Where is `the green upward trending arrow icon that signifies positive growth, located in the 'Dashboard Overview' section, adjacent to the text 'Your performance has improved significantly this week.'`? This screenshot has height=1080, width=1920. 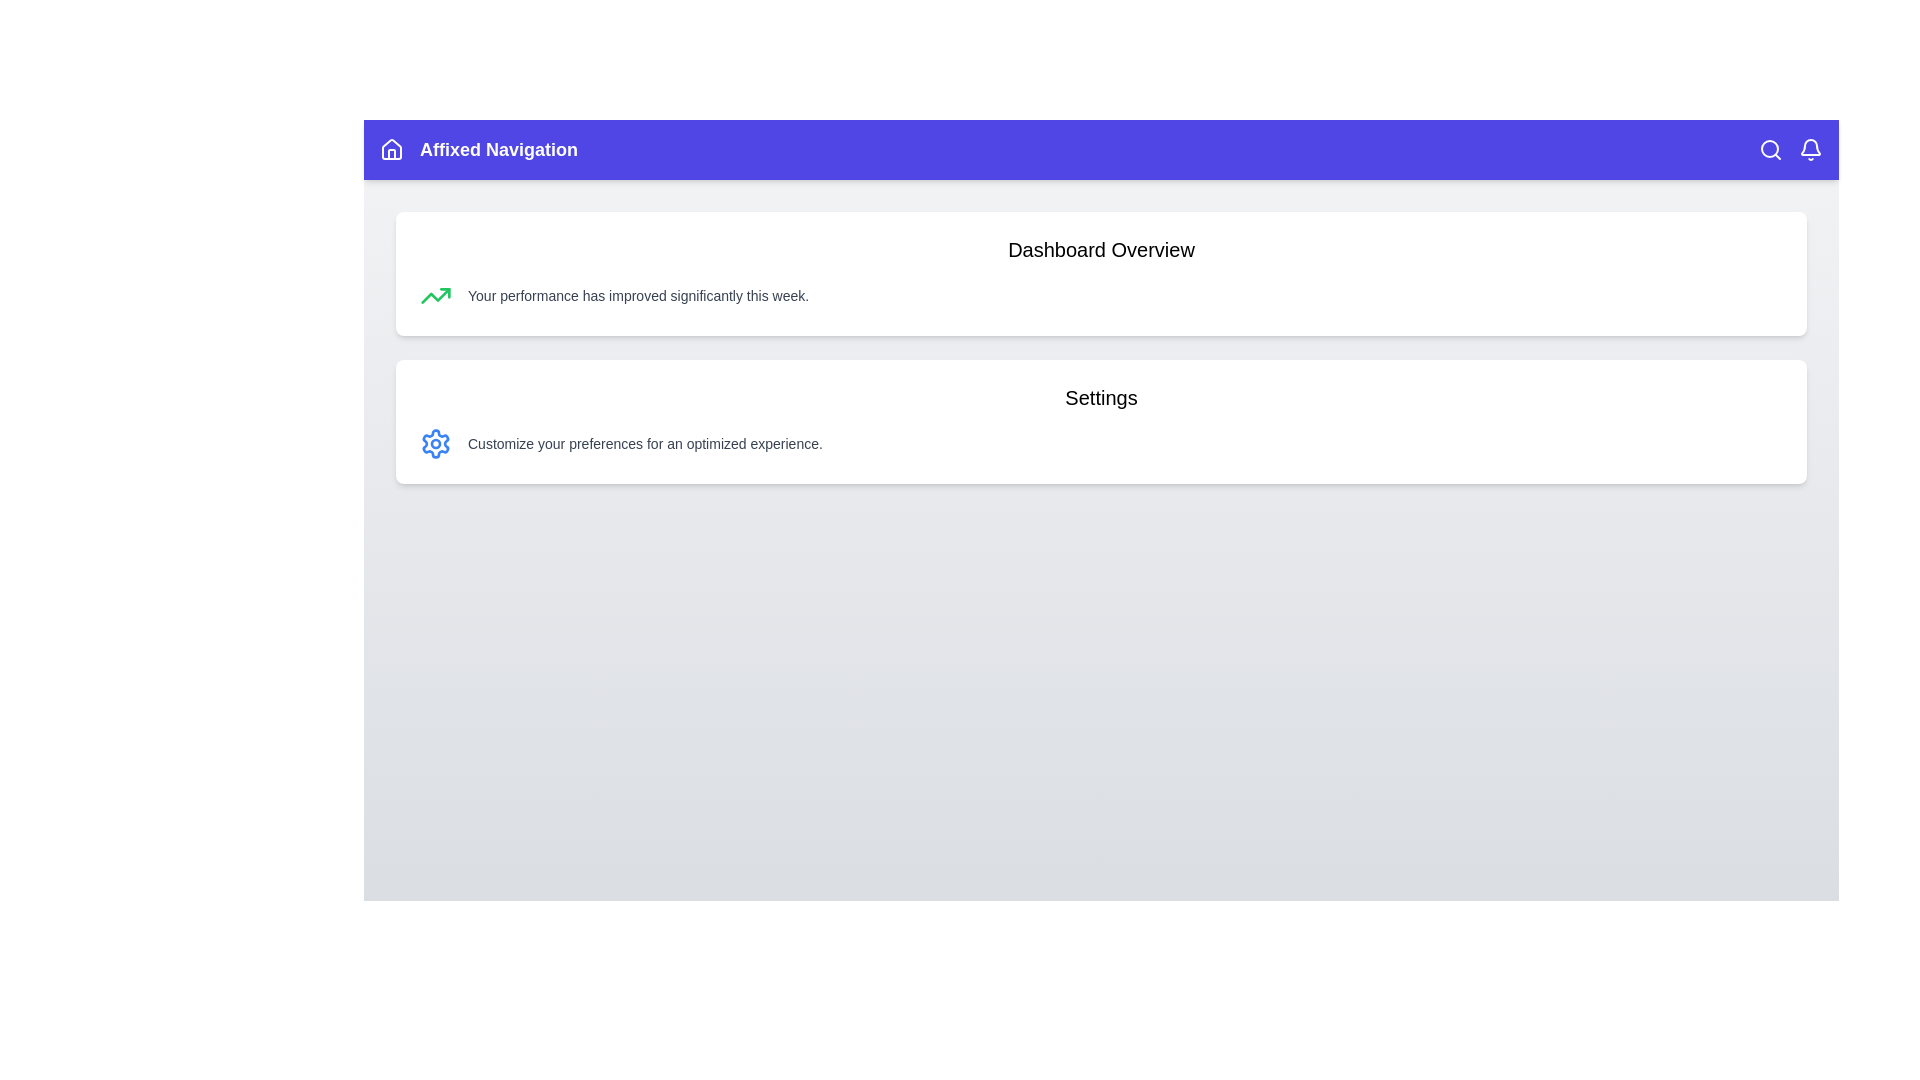 the green upward trending arrow icon that signifies positive growth, located in the 'Dashboard Overview' section, adjacent to the text 'Your performance has improved significantly this week.' is located at coordinates (435, 296).